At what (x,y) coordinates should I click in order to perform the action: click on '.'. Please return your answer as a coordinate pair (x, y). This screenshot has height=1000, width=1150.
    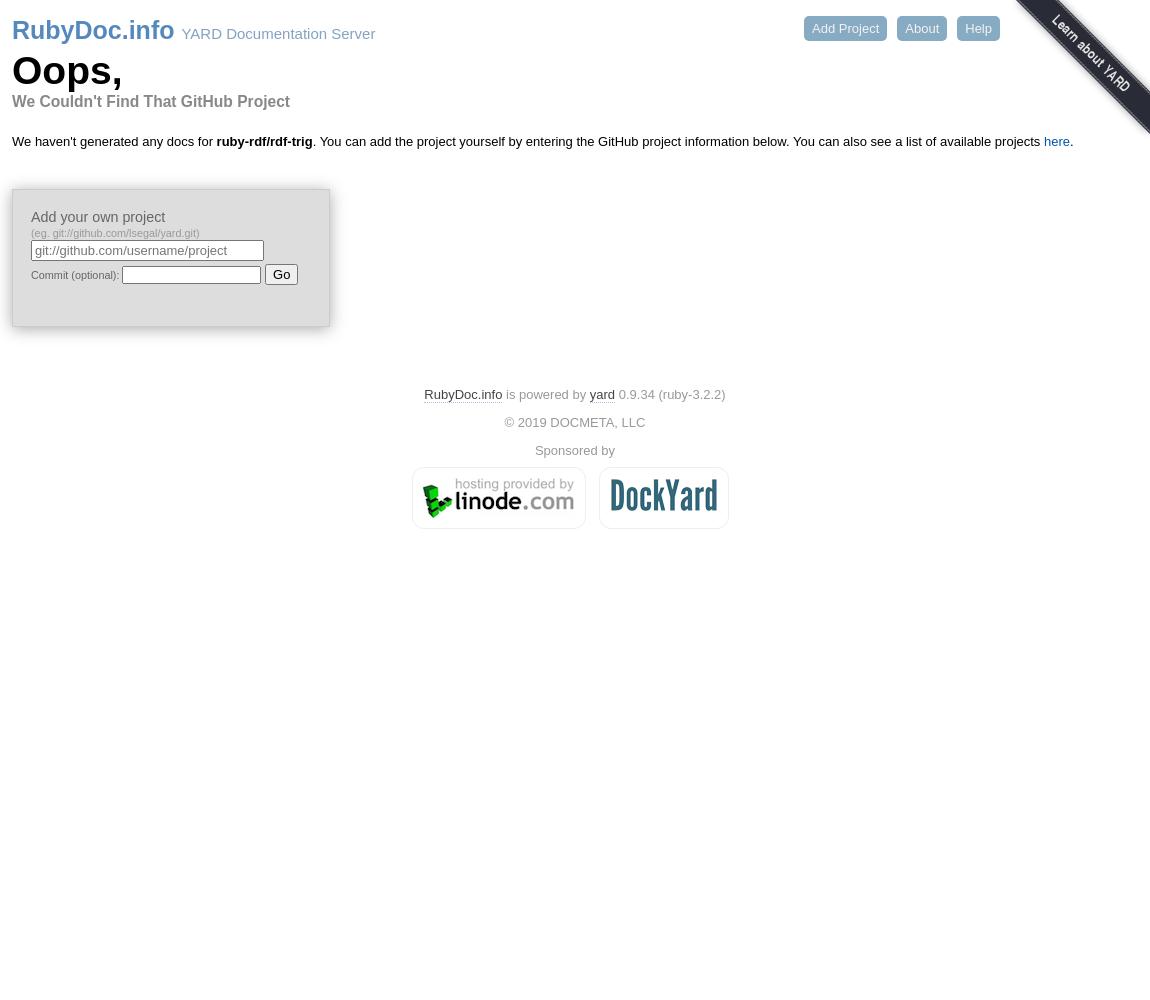
    Looking at the image, I should click on (1069, 141).